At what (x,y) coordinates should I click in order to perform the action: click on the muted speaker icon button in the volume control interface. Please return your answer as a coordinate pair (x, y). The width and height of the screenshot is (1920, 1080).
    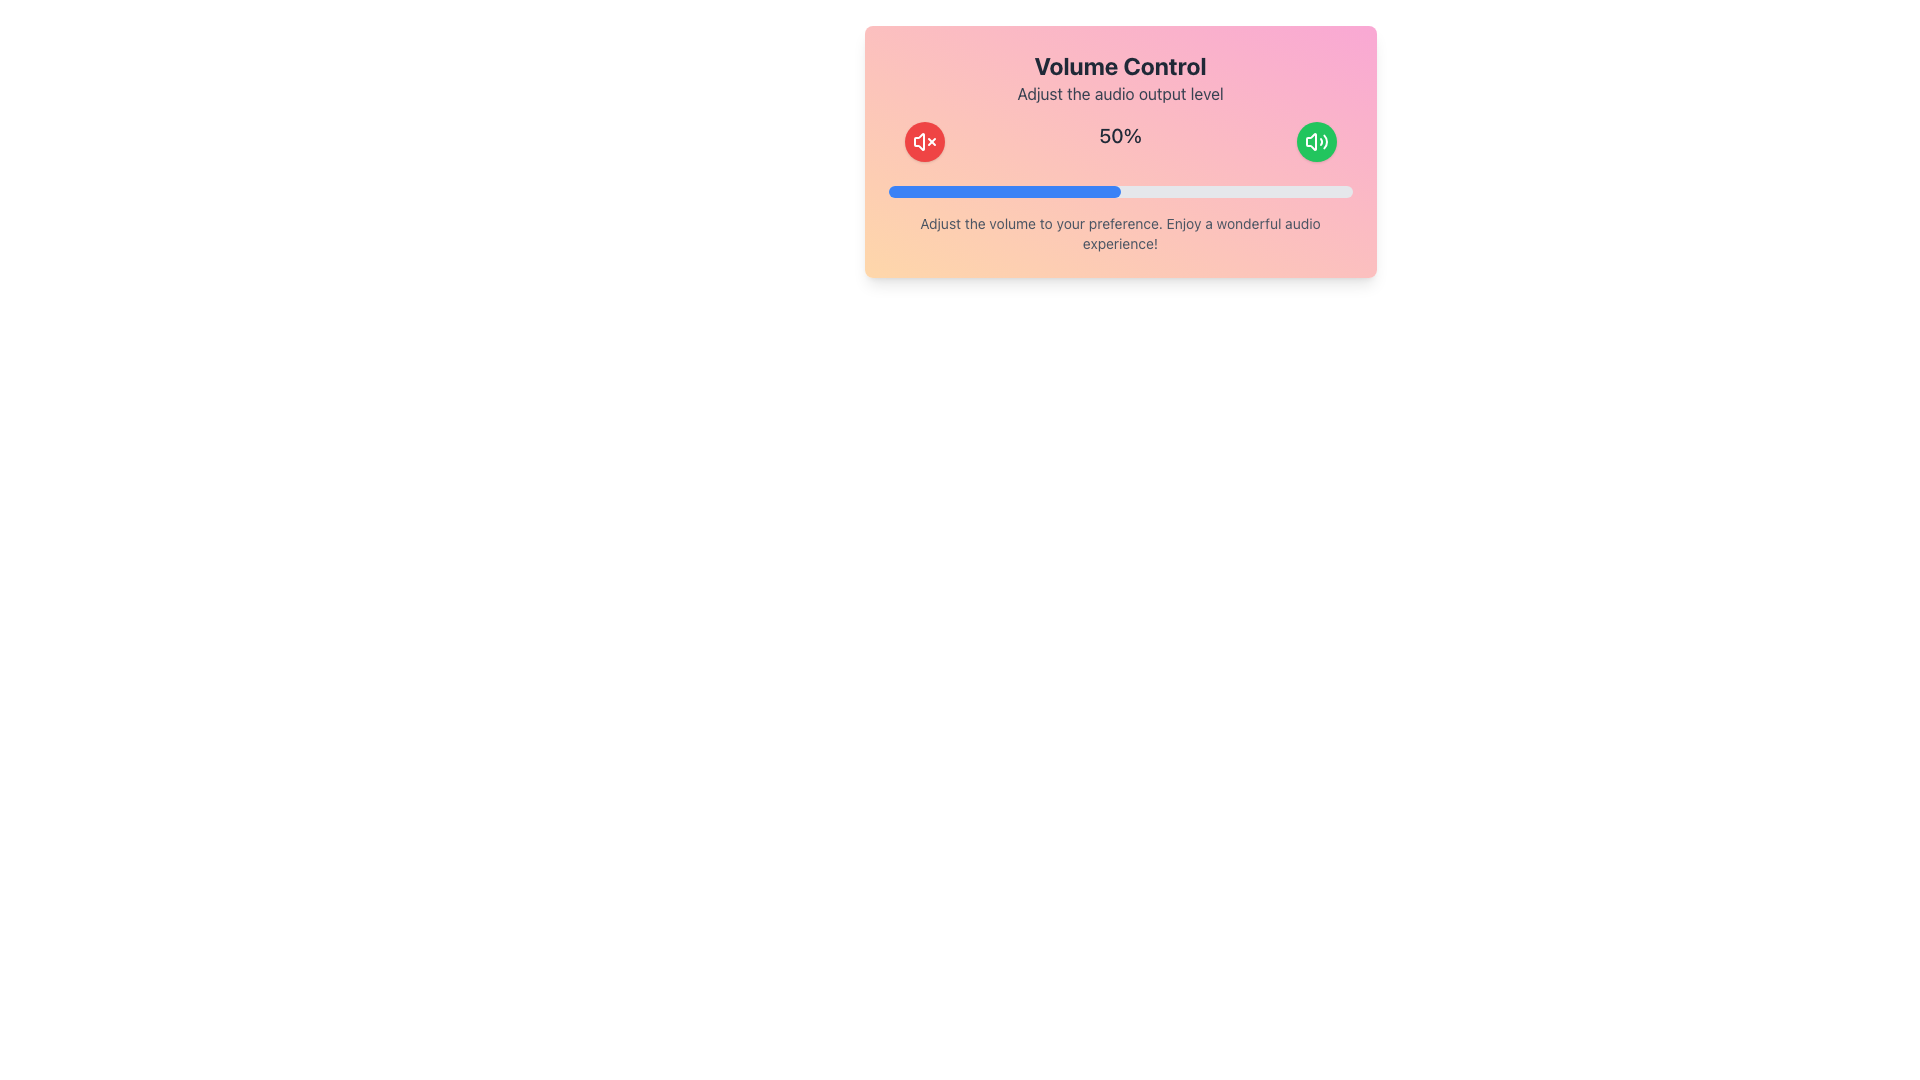
    Looking at the image, I should click on (917, 141).